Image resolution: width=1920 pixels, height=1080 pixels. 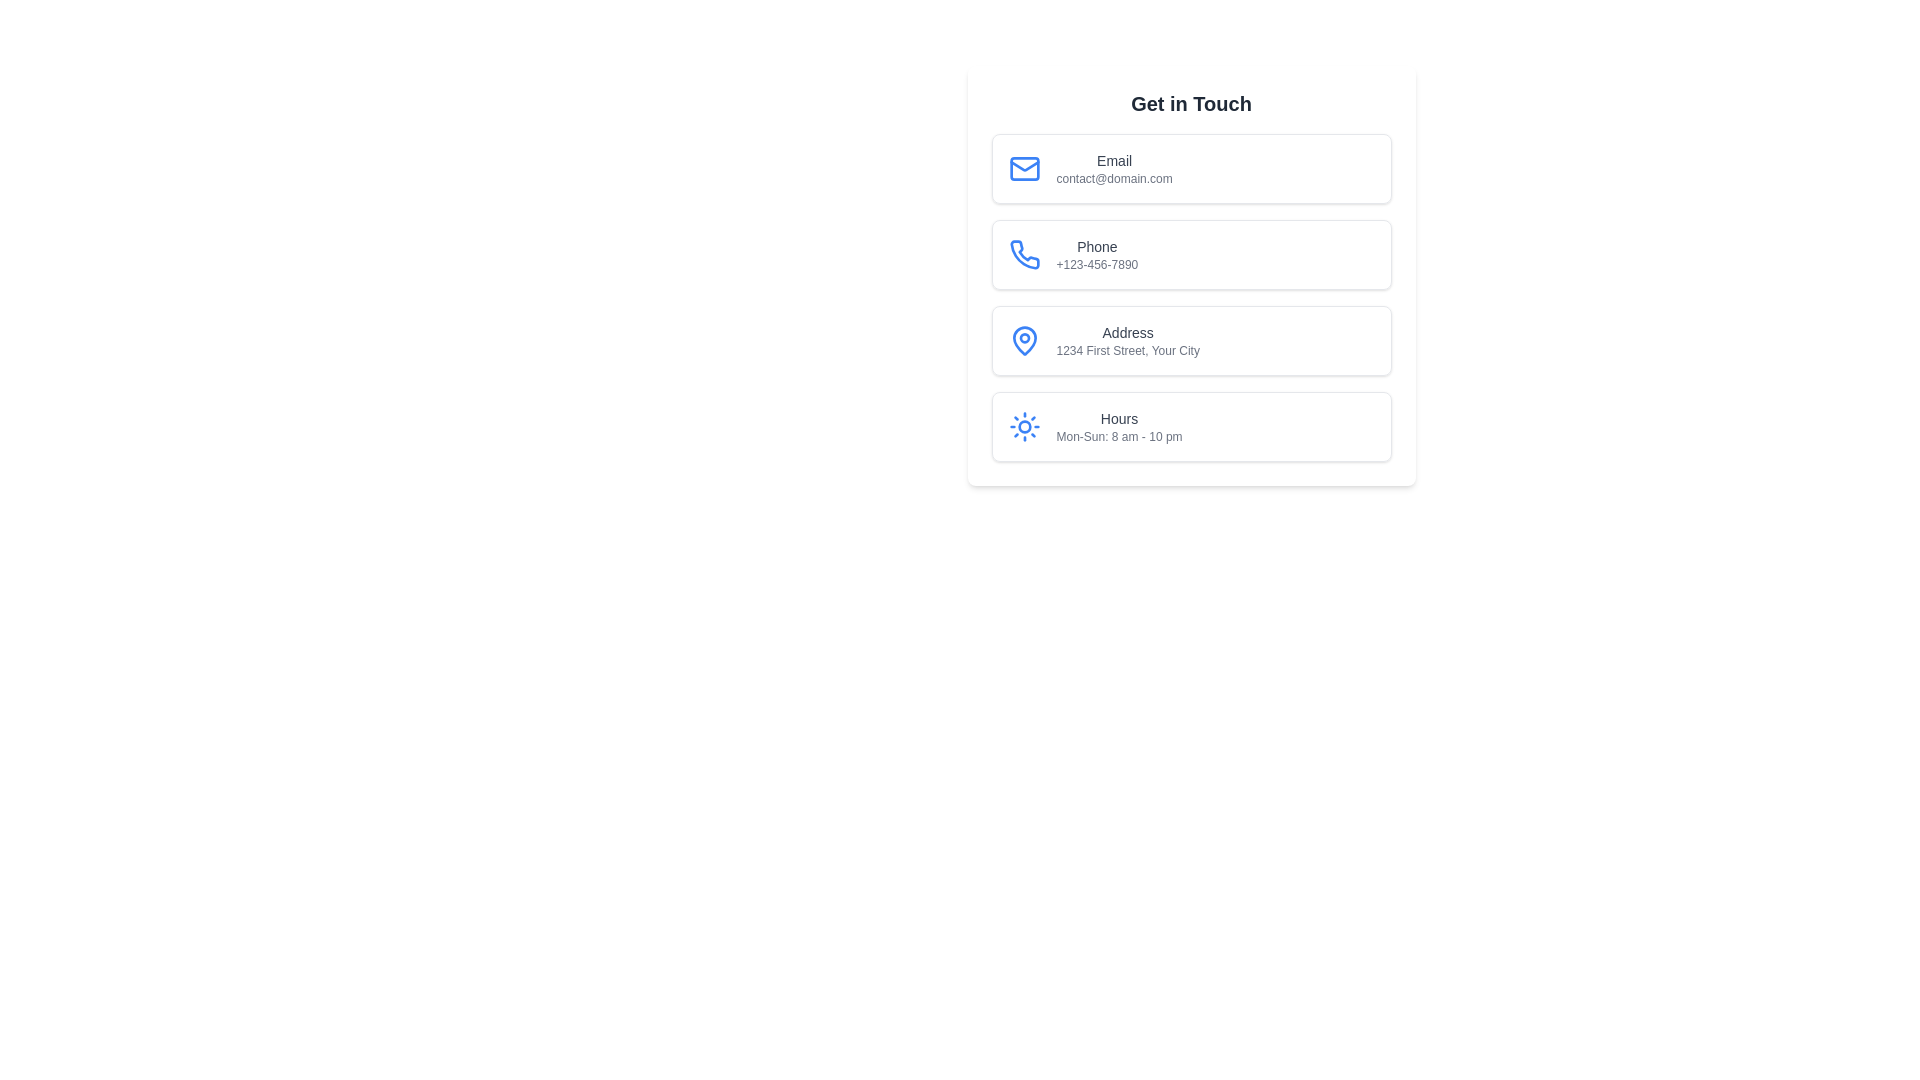 What do you see at coordinates (1118, 435) in the screenshot?
I see `the text indicating operational hours, which is located directly below the 'Hours' label in a structured card interface` at bounding box center [1118, 435].